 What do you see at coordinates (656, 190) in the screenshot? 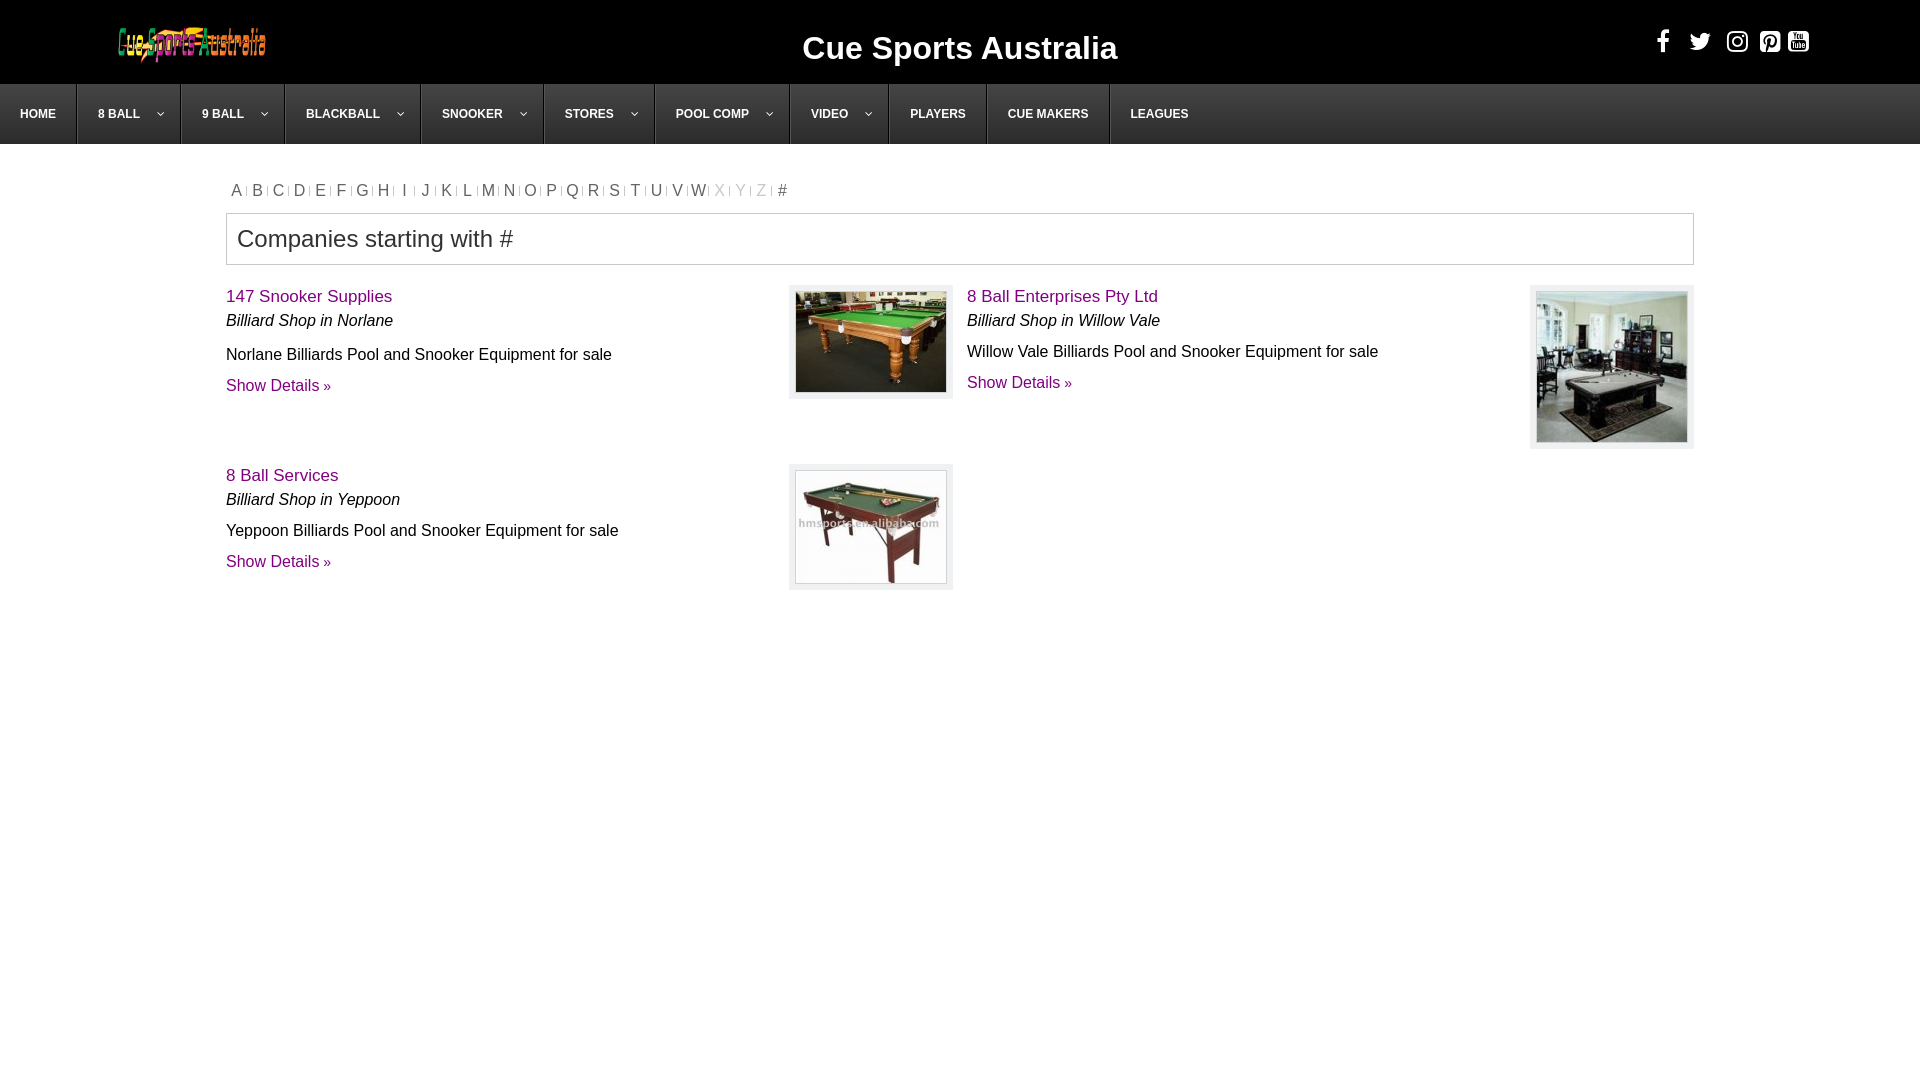
I see `'U'` at bounding box center [656, 190].